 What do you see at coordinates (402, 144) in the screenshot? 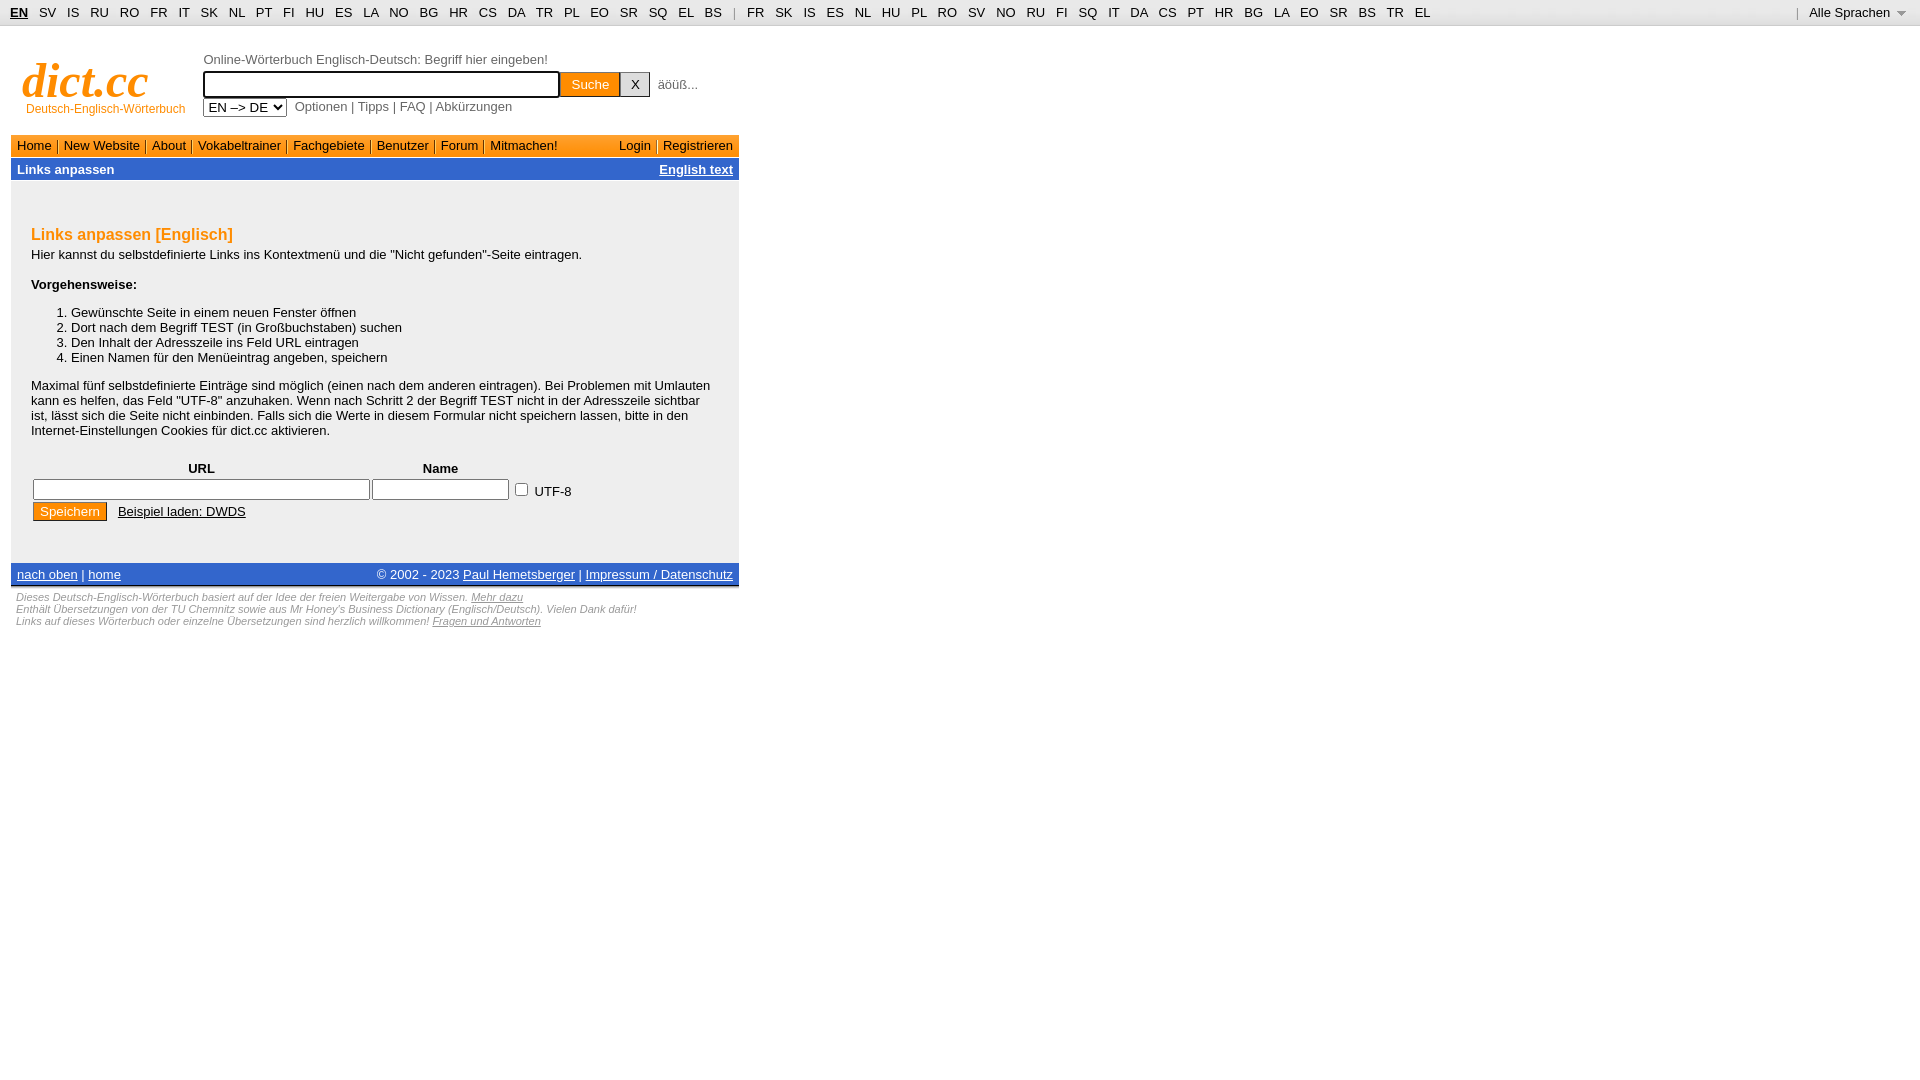
I see `'Benutzer'` at bounding box center [402, 144].